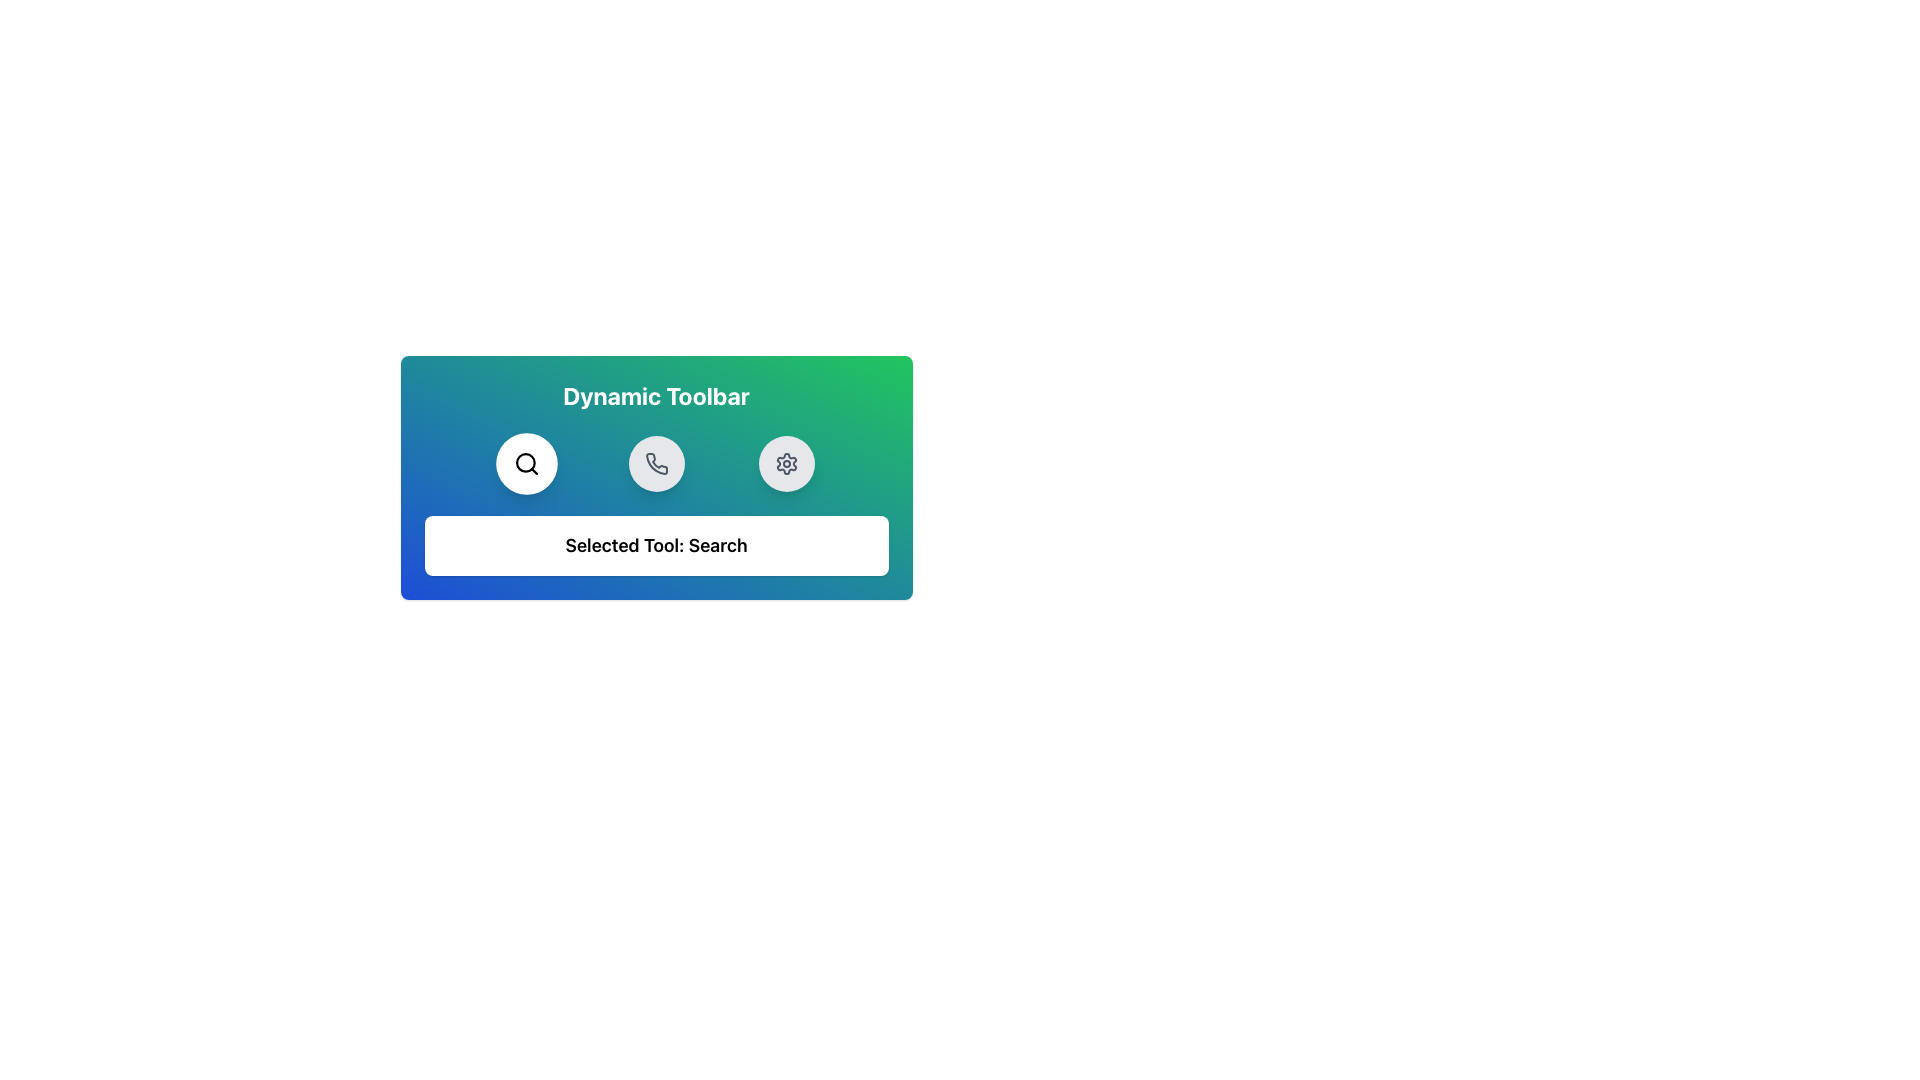  What do you see at coordinates (656, 463) in the screenshot?
I see `the circular button containing the phone receiver icon, which is styled with a minimalist outline design and located at the center of the button` at bounding box center [656, 463].